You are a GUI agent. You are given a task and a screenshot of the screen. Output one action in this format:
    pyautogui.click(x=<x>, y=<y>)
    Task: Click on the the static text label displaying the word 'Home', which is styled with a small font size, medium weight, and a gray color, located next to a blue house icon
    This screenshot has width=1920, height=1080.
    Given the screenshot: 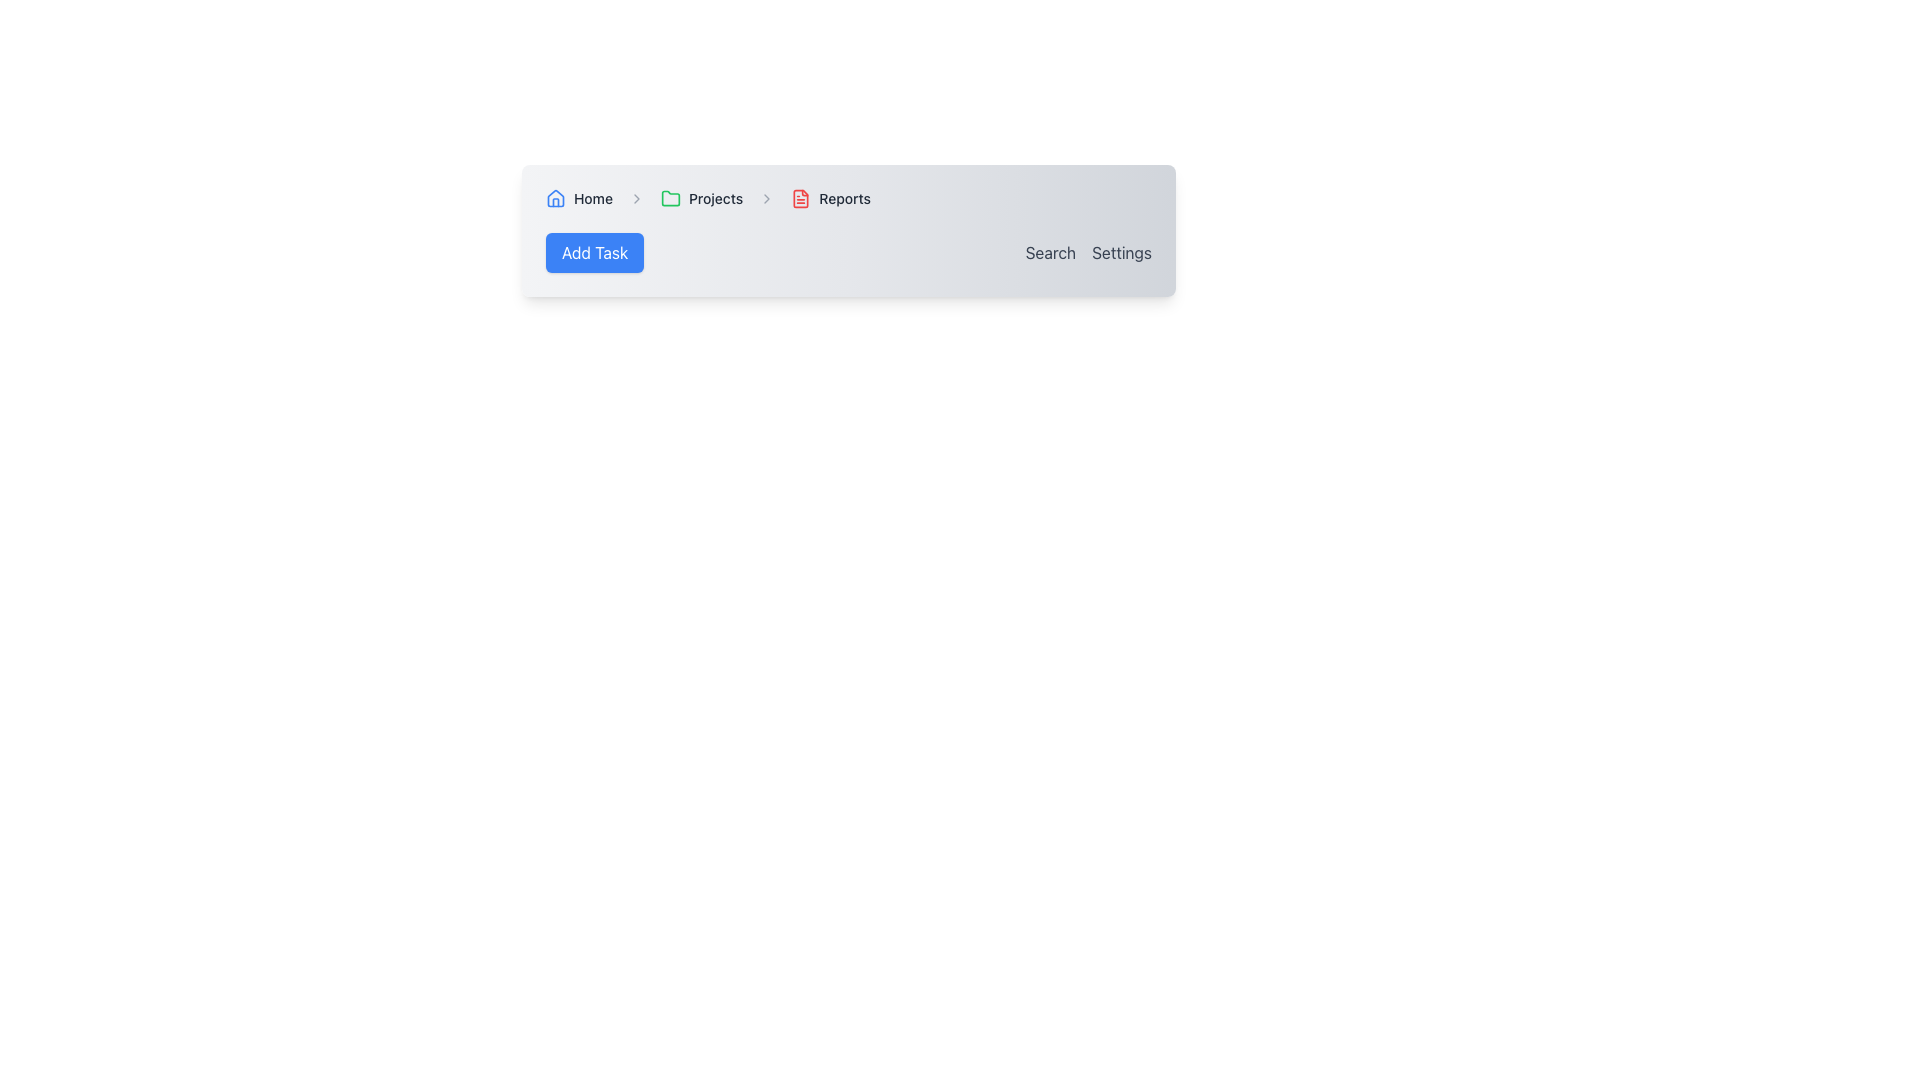 What is the action you would take?
    pyautogui.click(x=592, y=199)
    